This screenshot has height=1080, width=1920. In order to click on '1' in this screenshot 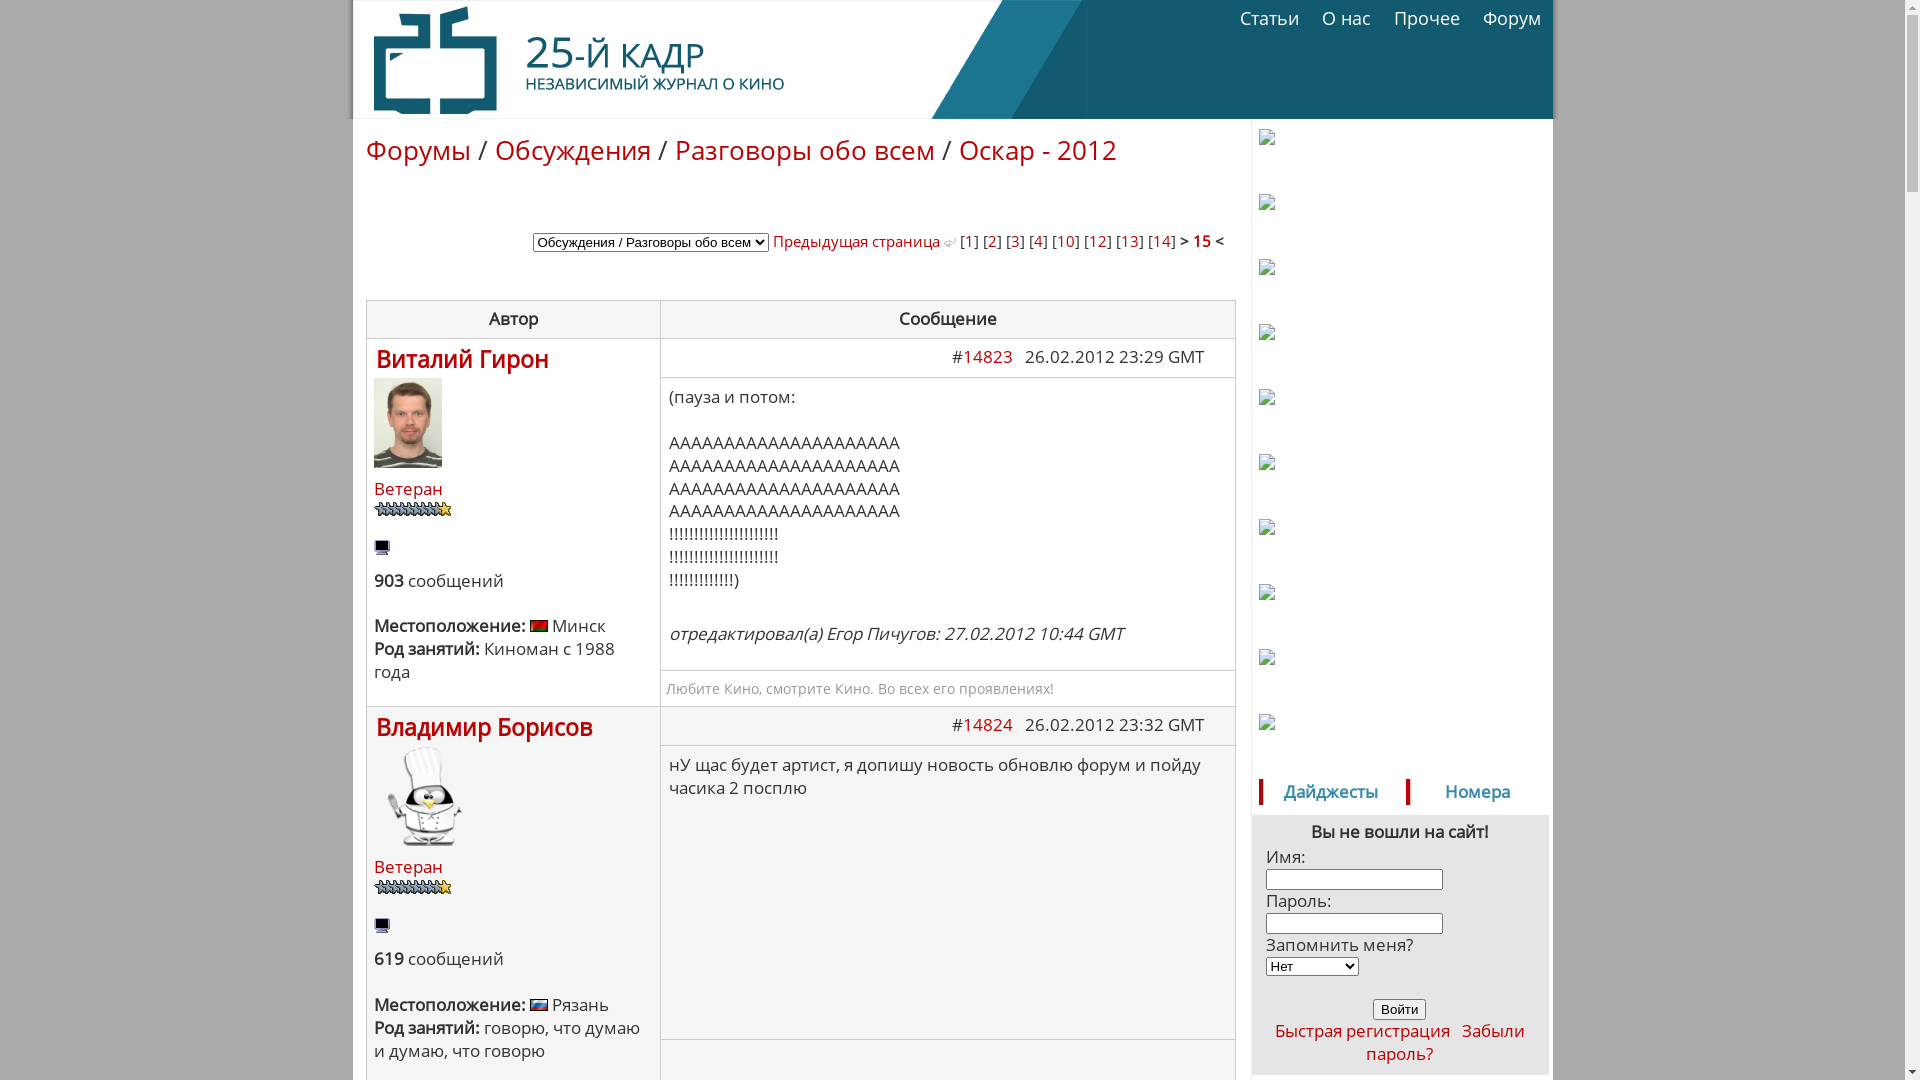, I will do `click(964, 239)`.